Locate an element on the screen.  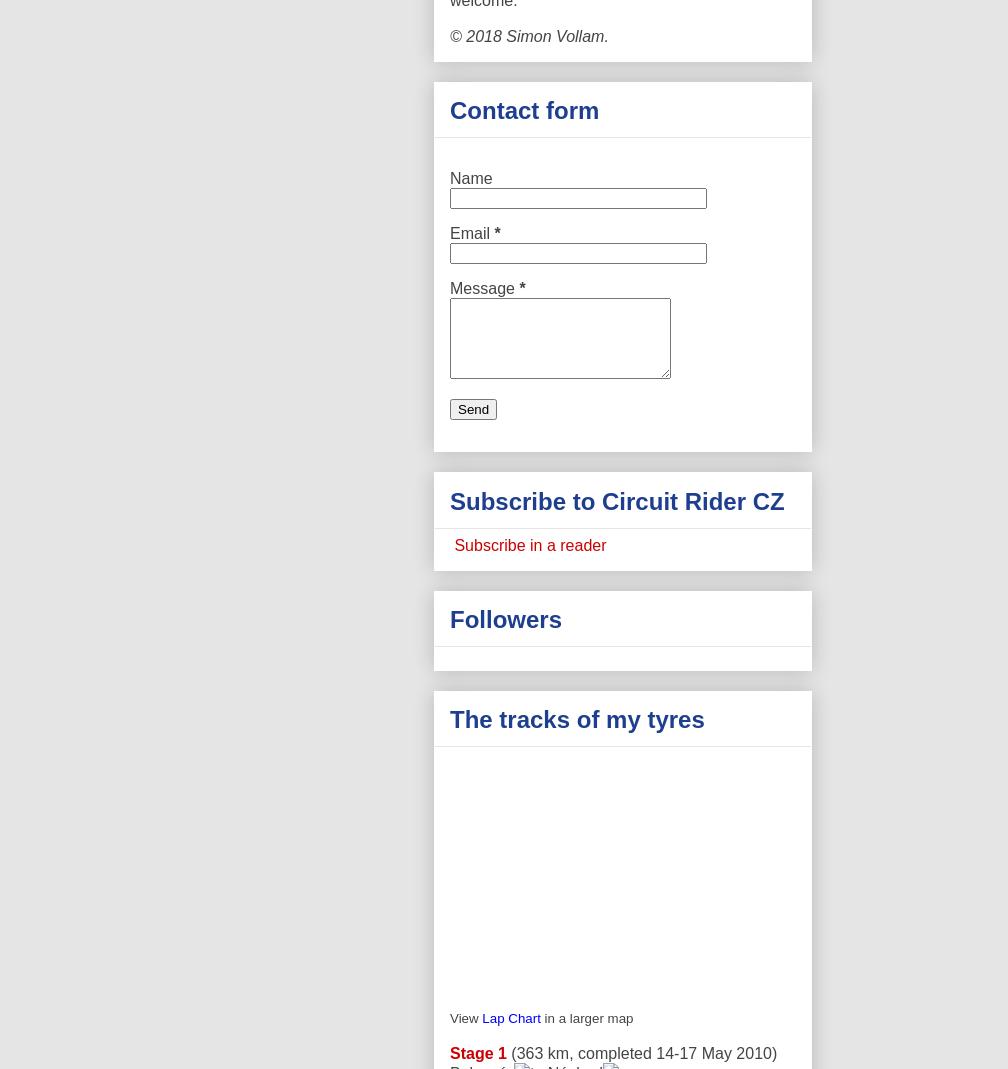
'Subscribe to Circuit Rider CZ' is located at coordinates (616, 499).